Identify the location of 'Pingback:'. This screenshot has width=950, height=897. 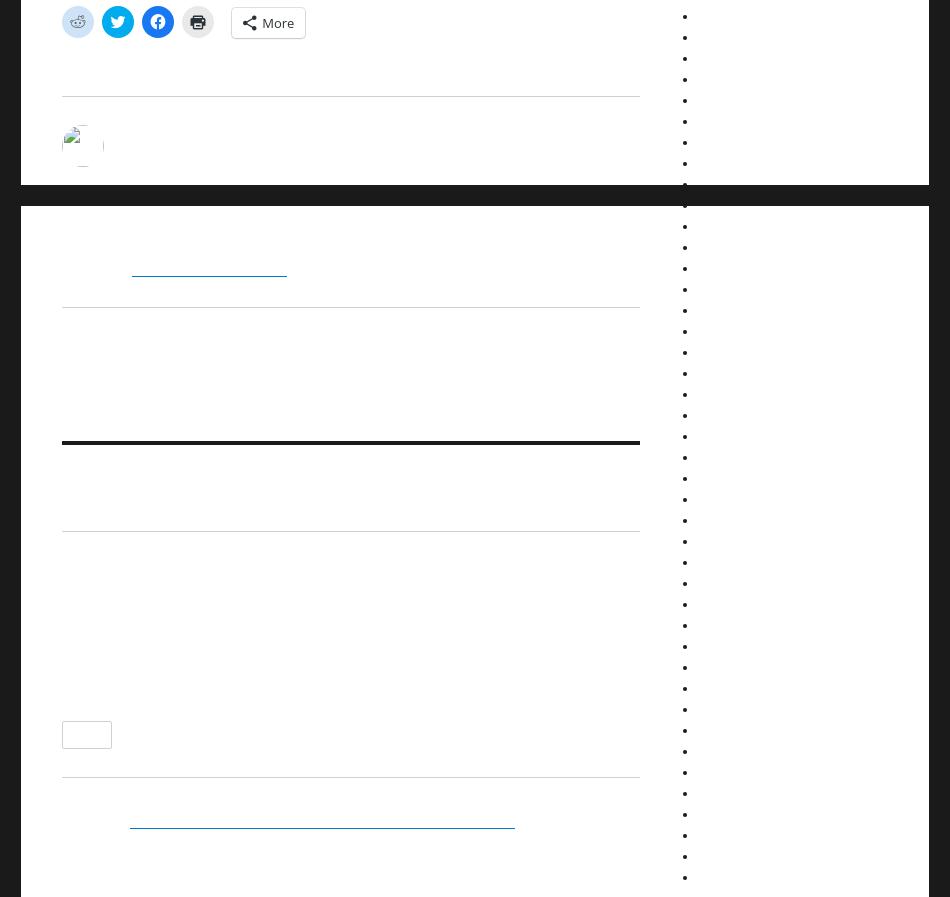
(62, 818).